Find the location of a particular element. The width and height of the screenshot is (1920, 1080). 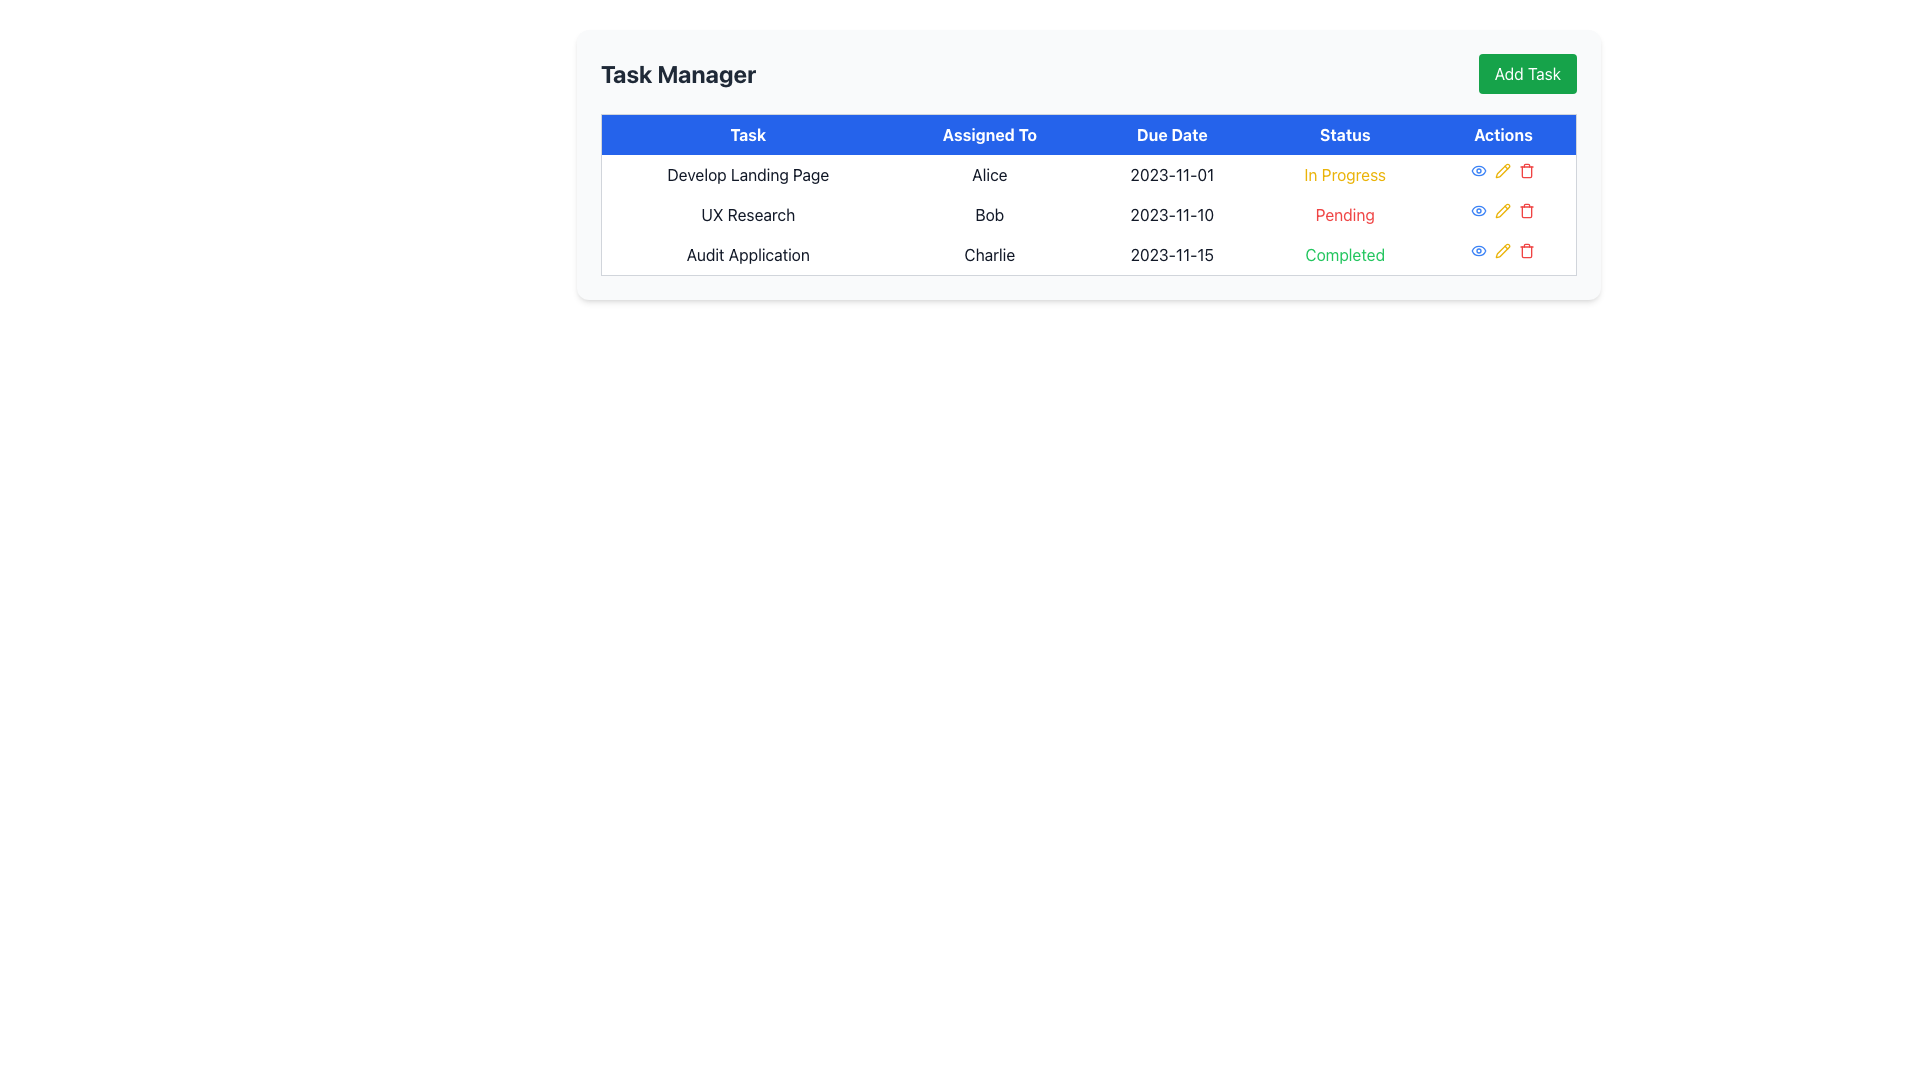

the text label displaying 'Alice' in the 'Assigned To' column of the table, which is located under the 'Develop Landing Page' task row is located at coordinates (989, 173).